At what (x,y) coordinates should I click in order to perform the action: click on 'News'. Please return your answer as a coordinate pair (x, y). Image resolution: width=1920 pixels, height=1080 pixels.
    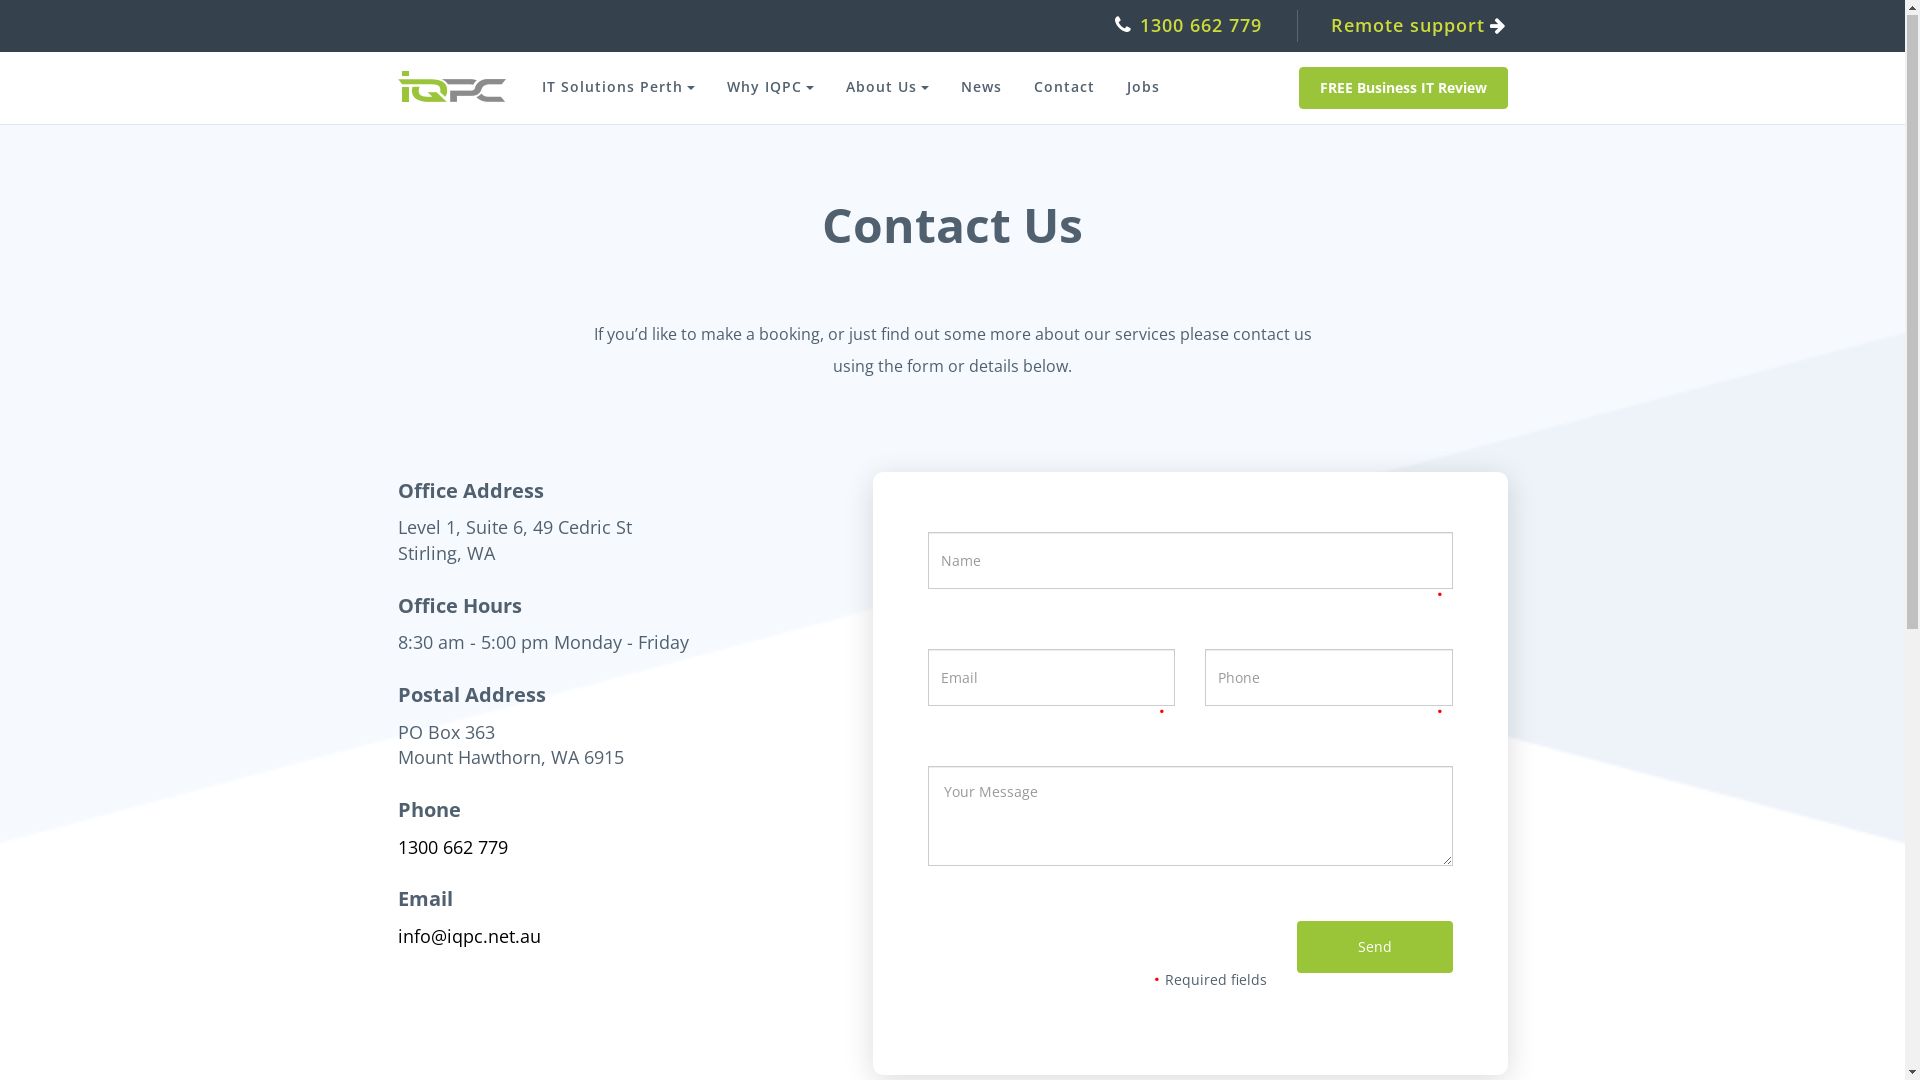
    Looking at the image, I should click on (980, 87).